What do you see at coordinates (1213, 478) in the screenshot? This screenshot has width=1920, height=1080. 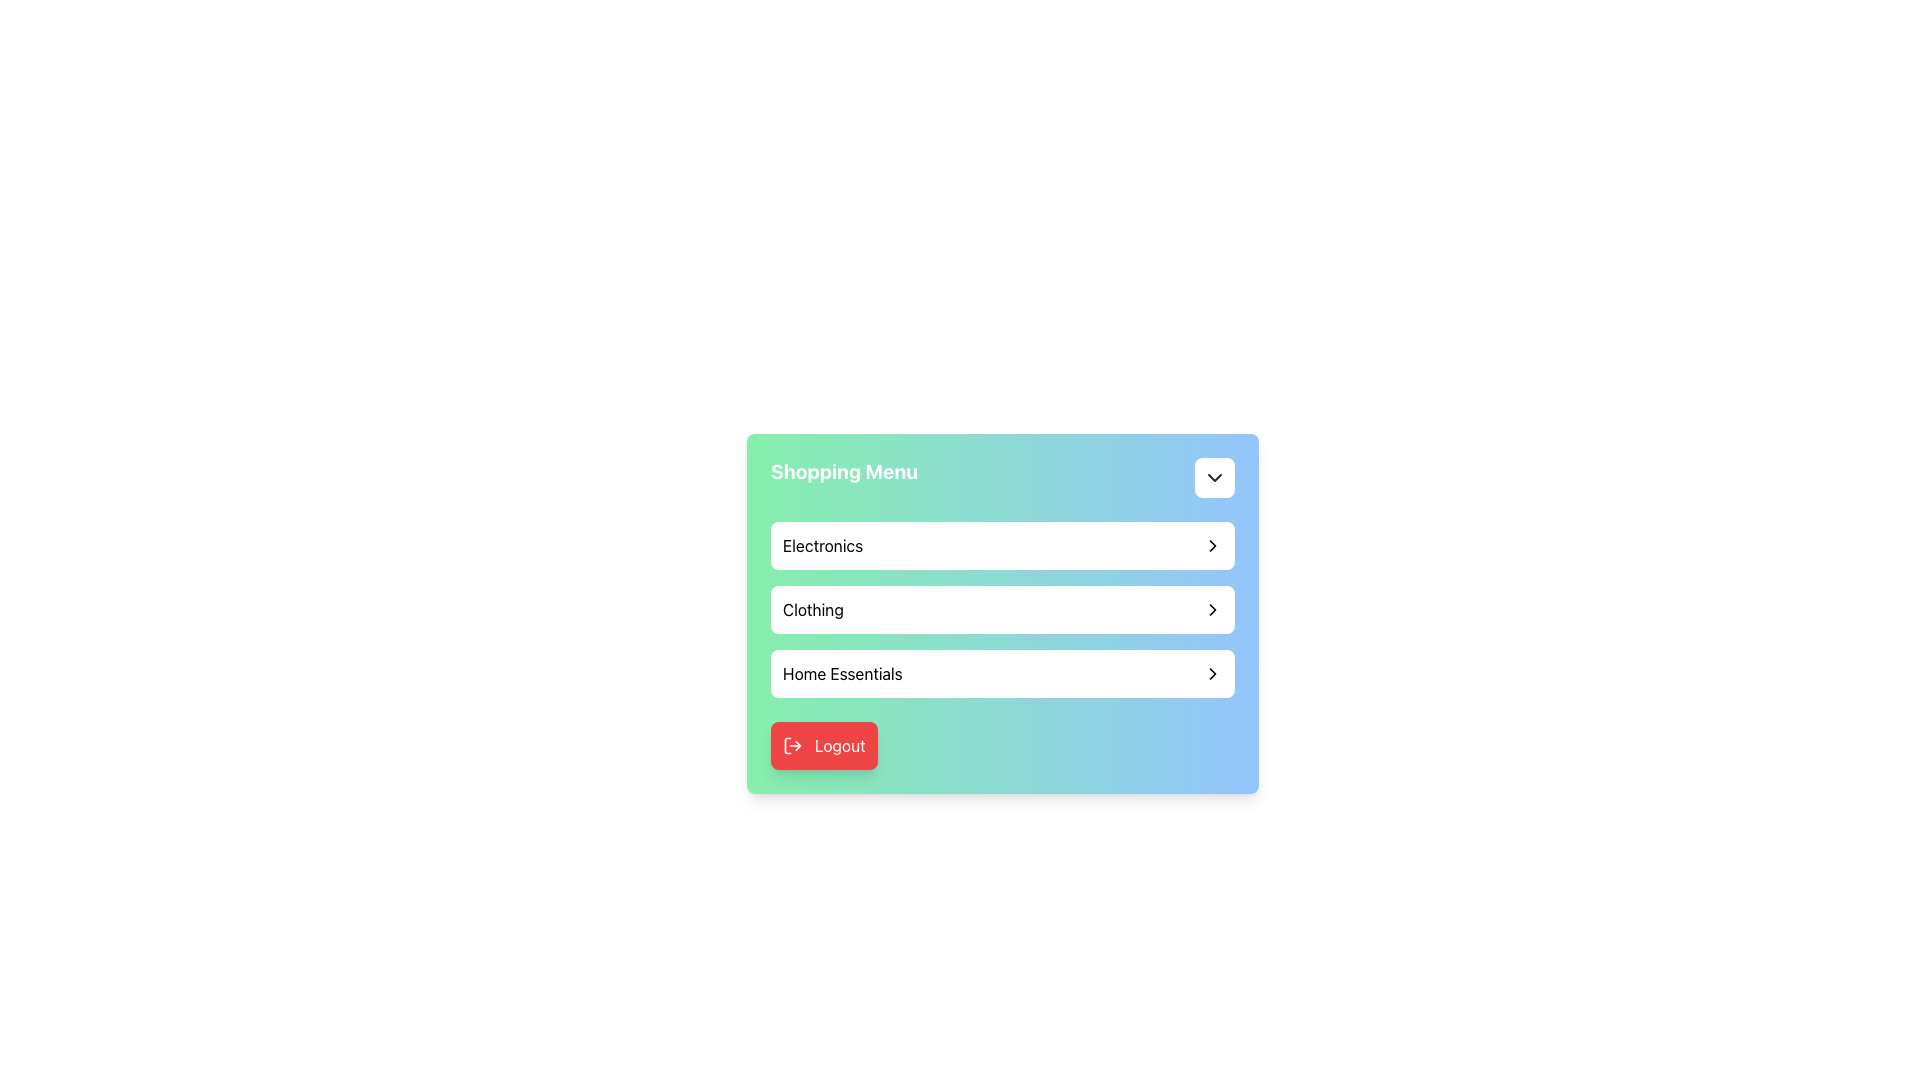 I see `the small square button with a white background and a downward-pointing chevron icon in the 'Shopping Menu' section` at bounding box center [1213, 478].